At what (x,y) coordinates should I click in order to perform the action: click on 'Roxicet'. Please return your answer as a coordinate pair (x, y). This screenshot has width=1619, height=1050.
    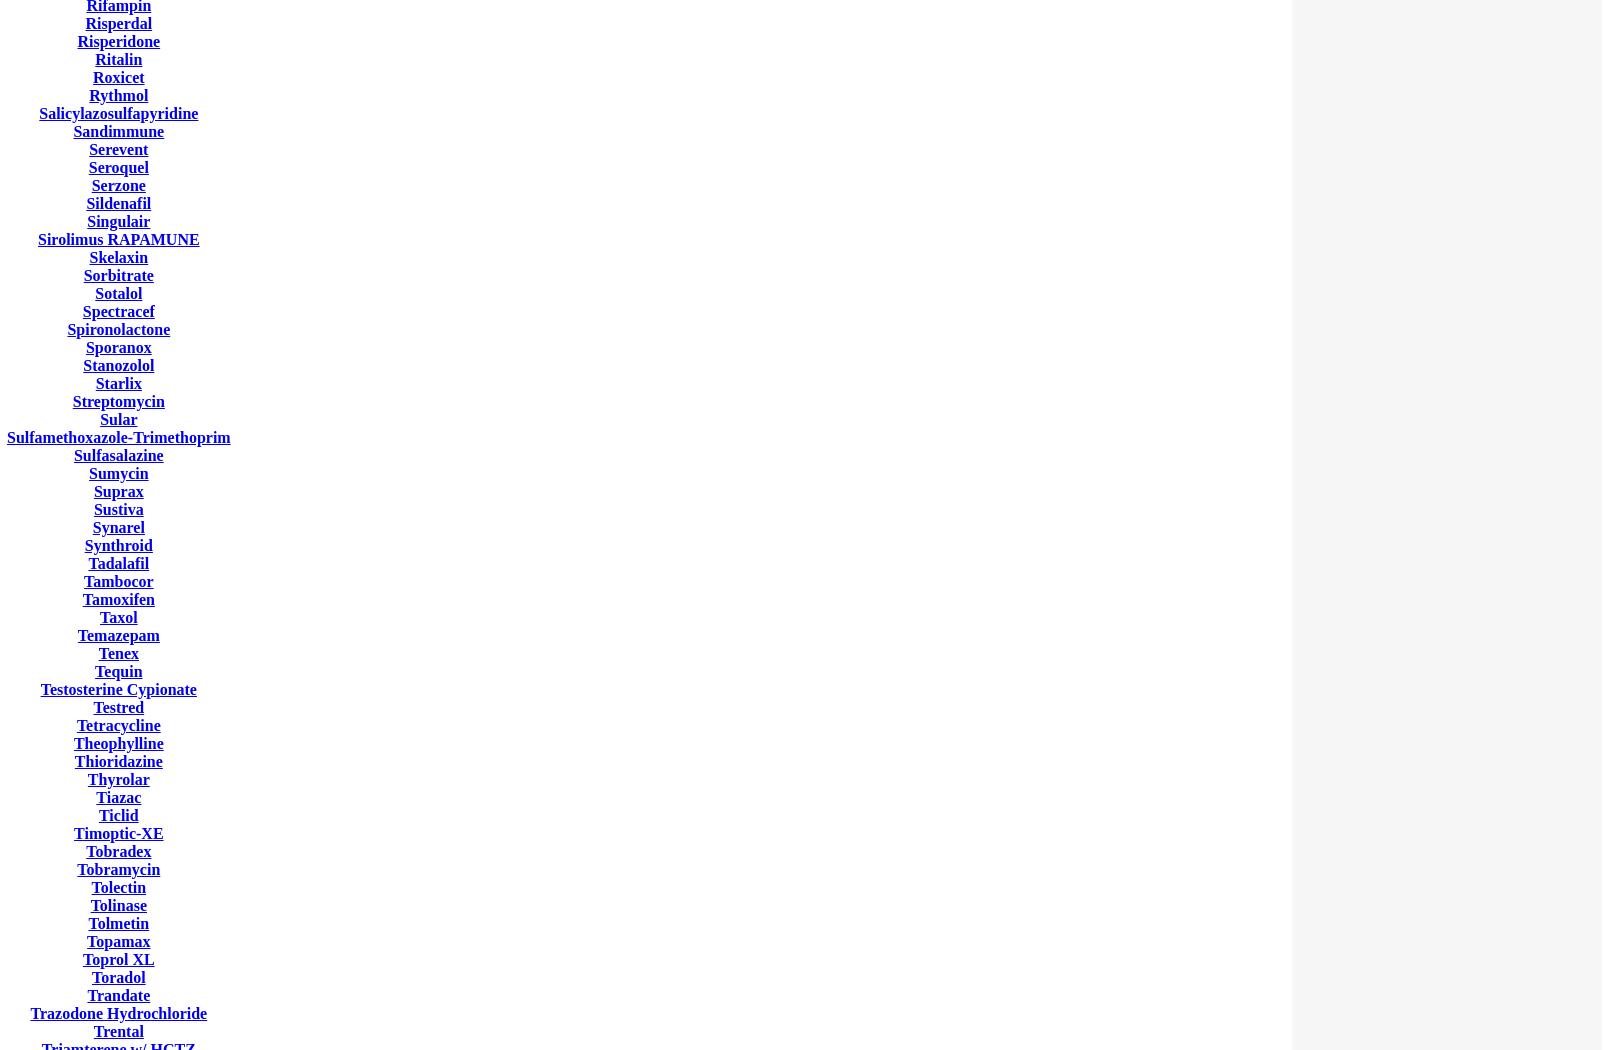
    Looking at the image, I should click on (118, 77).